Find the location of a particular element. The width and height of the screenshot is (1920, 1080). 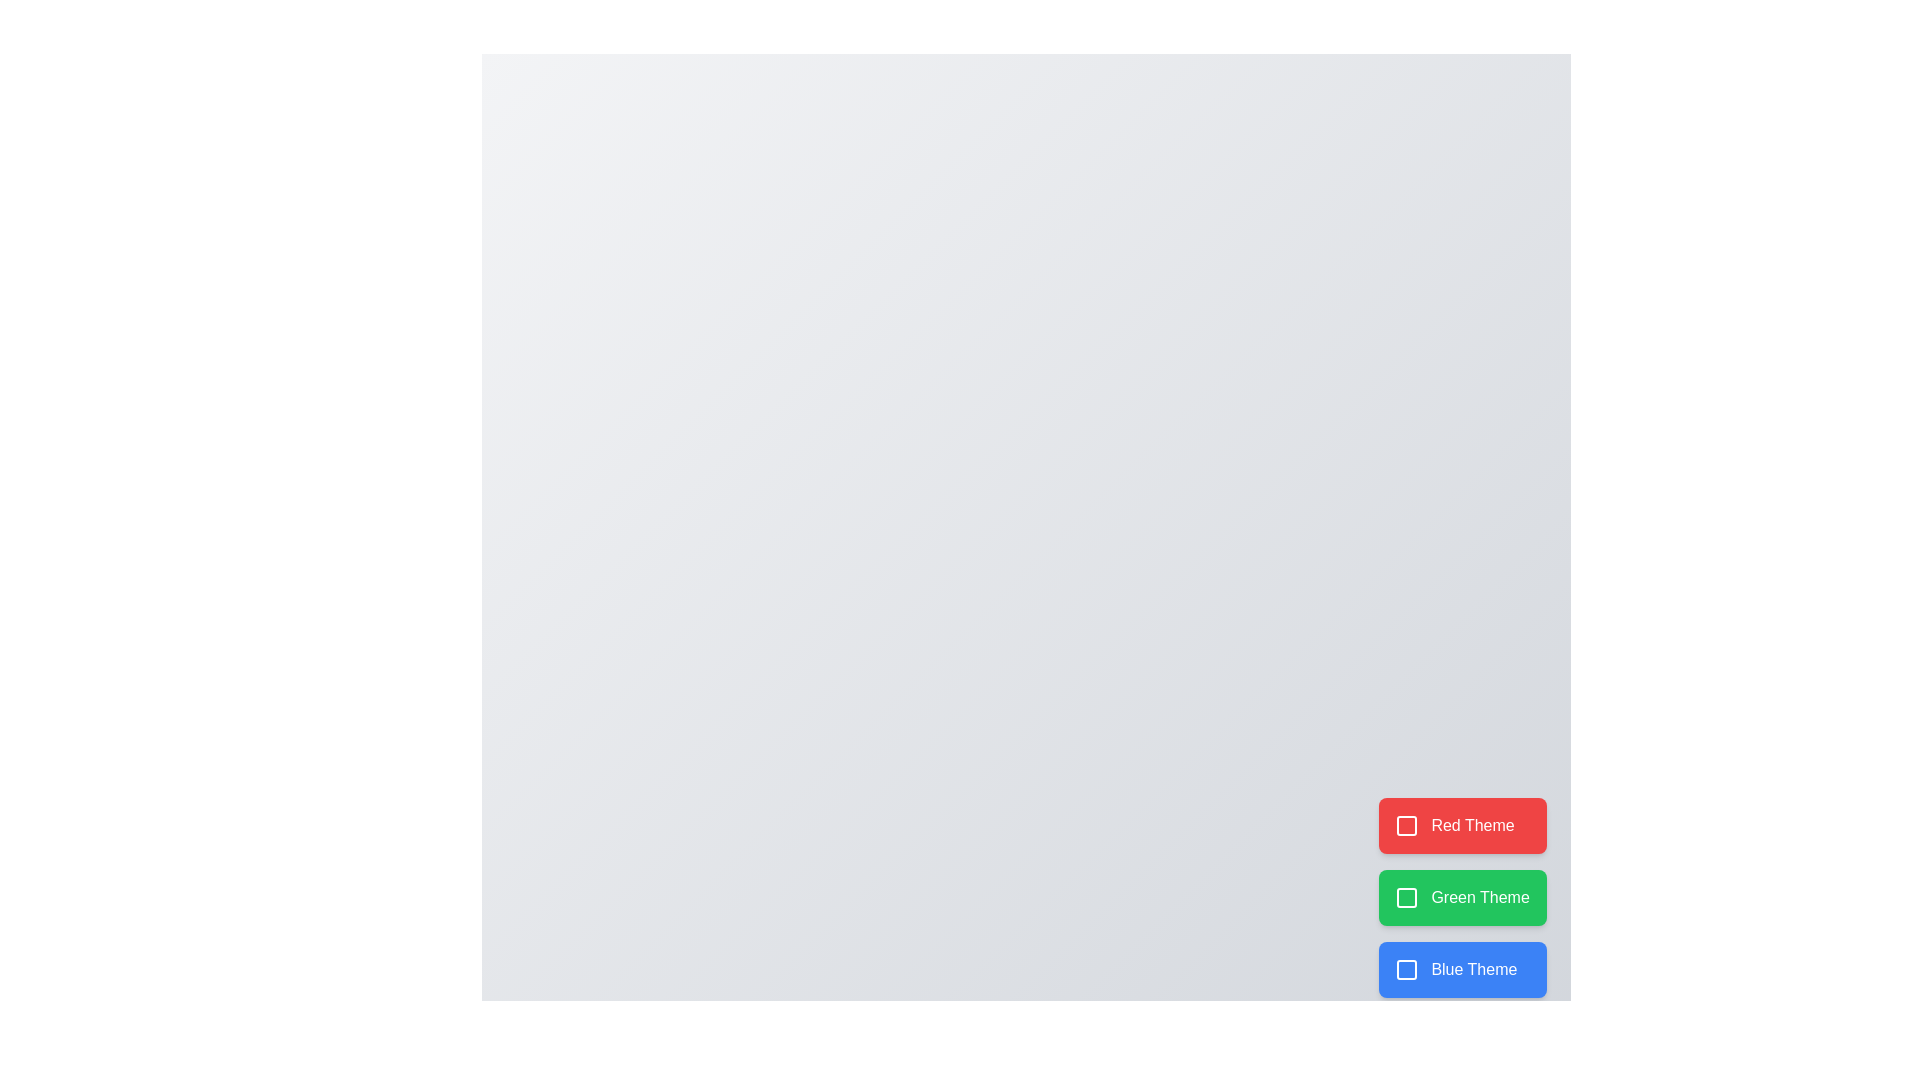

the button corresponding to Blue theme to observe its visual feedback is located at coordinates (1463, 968).